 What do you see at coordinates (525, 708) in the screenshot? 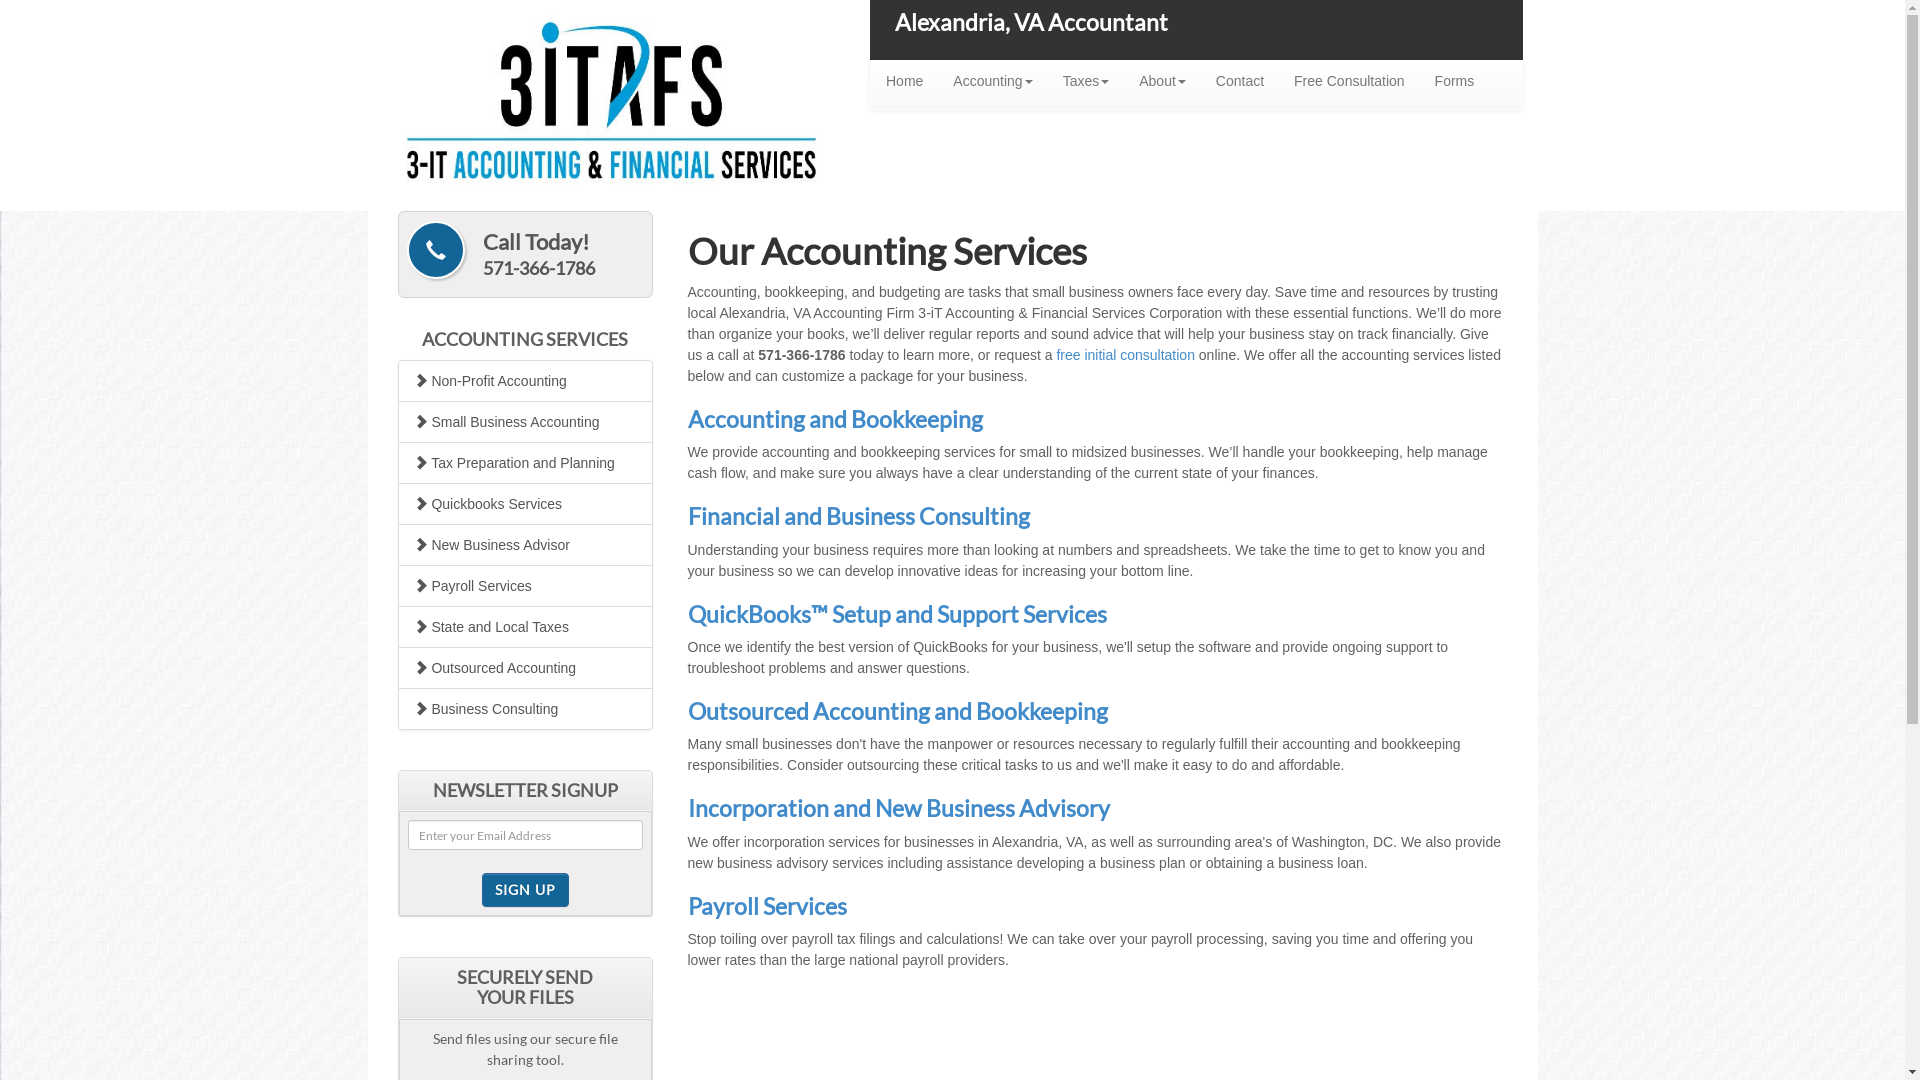
I see `'Business Consulting'` at bounding box center [525, 708].